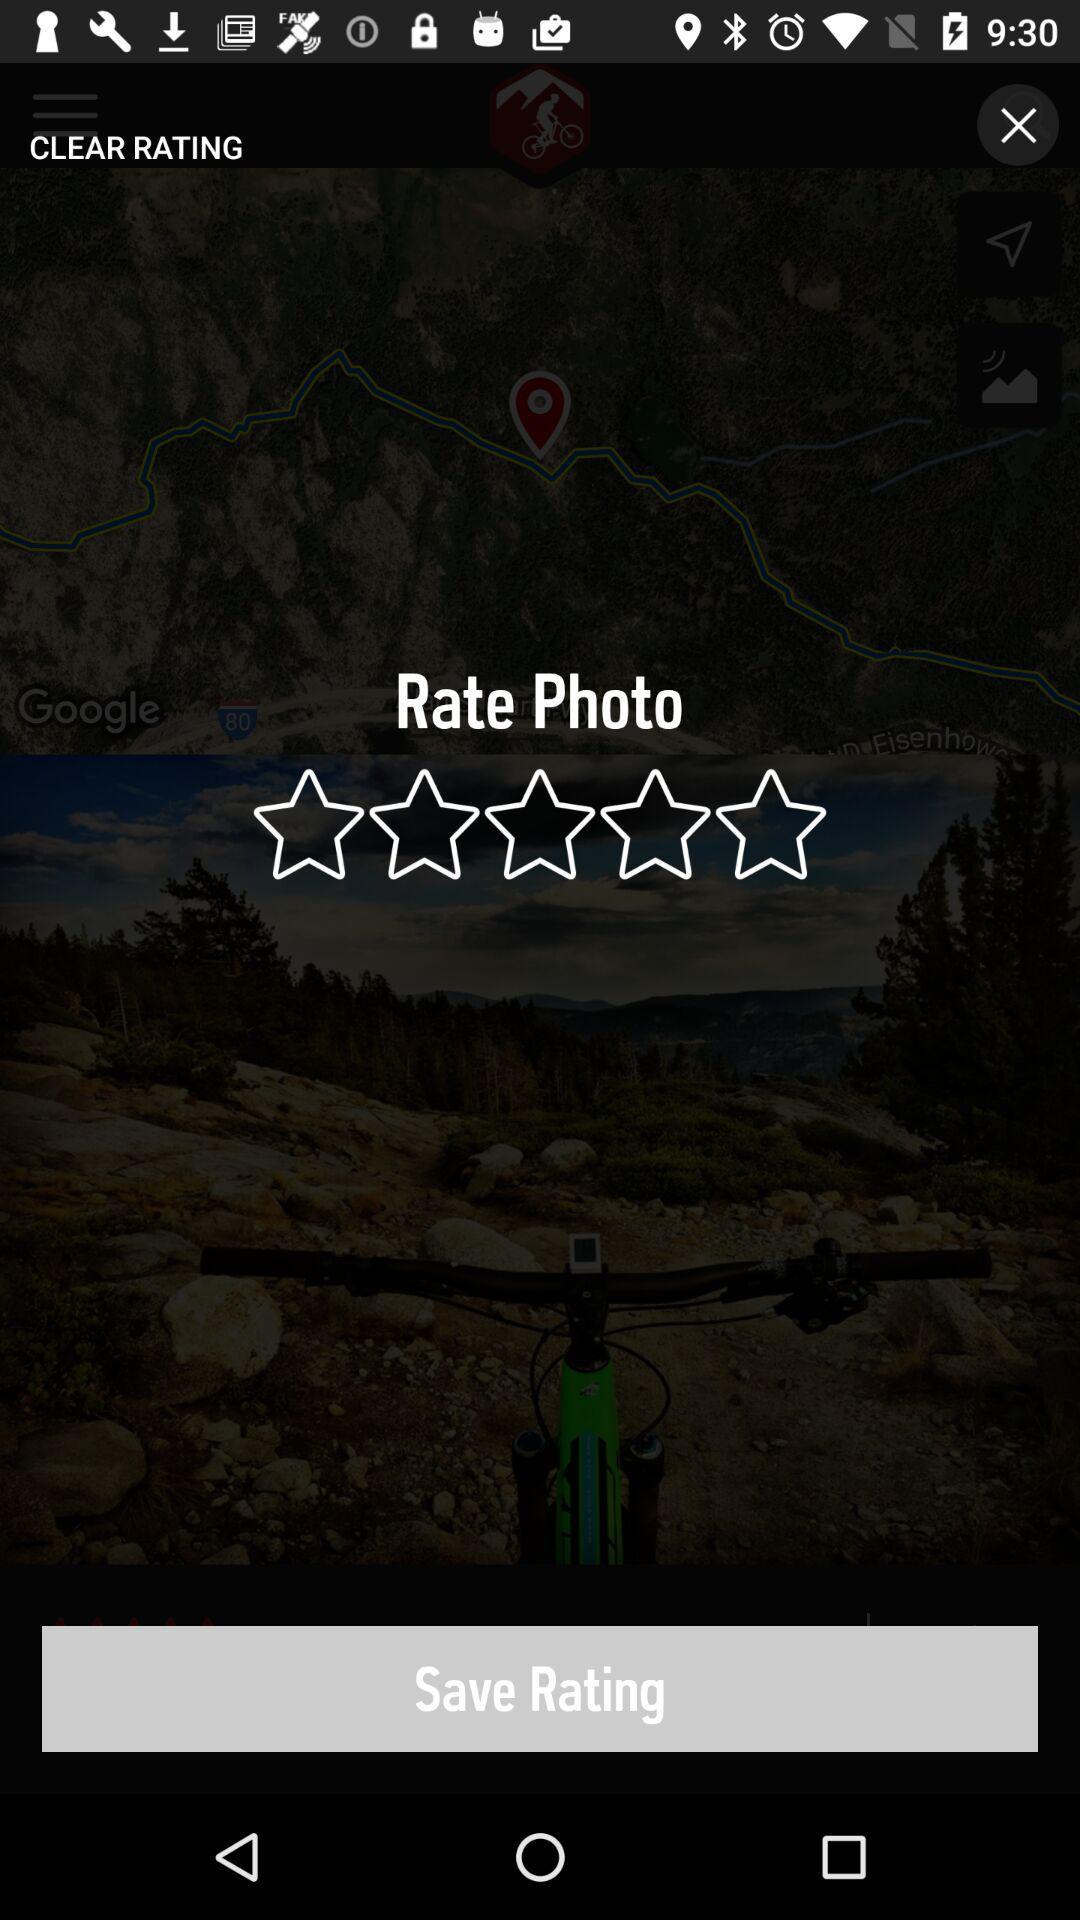  Describe the element at coordinates (1009, 380) in the screenshot. I see `the edit icon` at that location.